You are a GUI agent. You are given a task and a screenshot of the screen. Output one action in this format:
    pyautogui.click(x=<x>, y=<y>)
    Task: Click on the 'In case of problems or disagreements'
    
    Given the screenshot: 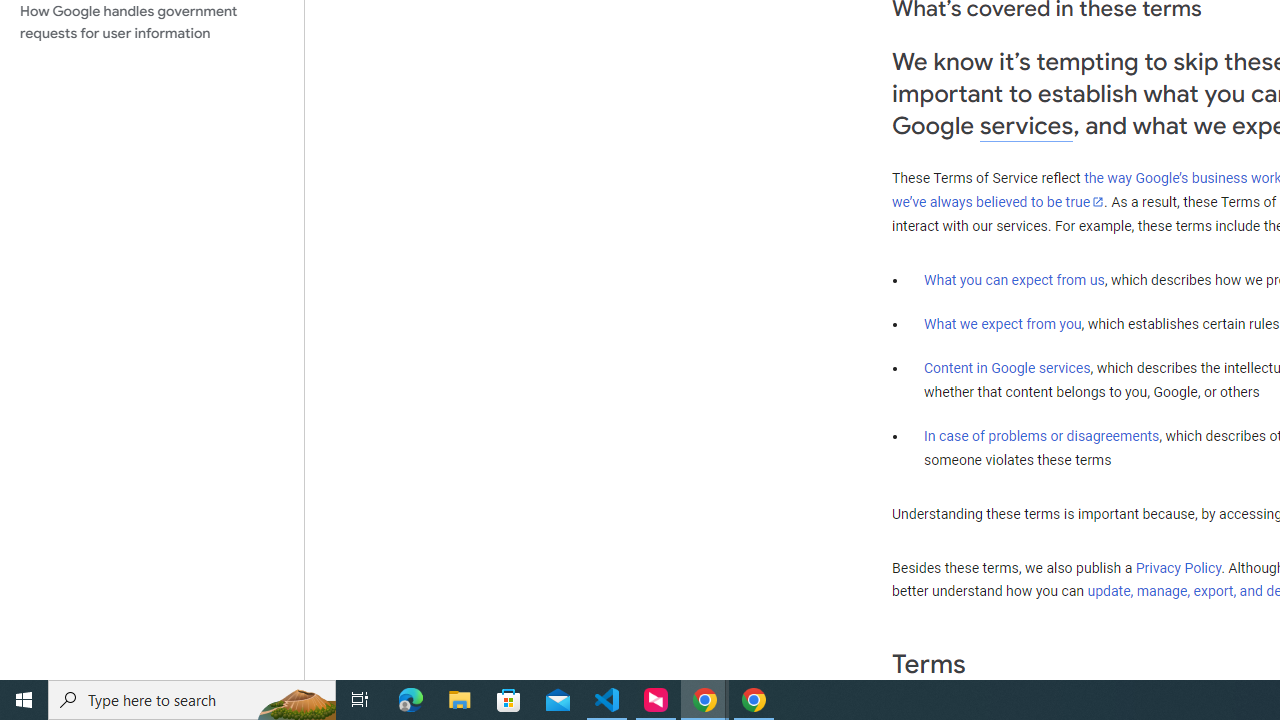 What is the action you would take?
    pyautogui.click(x=1040, y=434)
    